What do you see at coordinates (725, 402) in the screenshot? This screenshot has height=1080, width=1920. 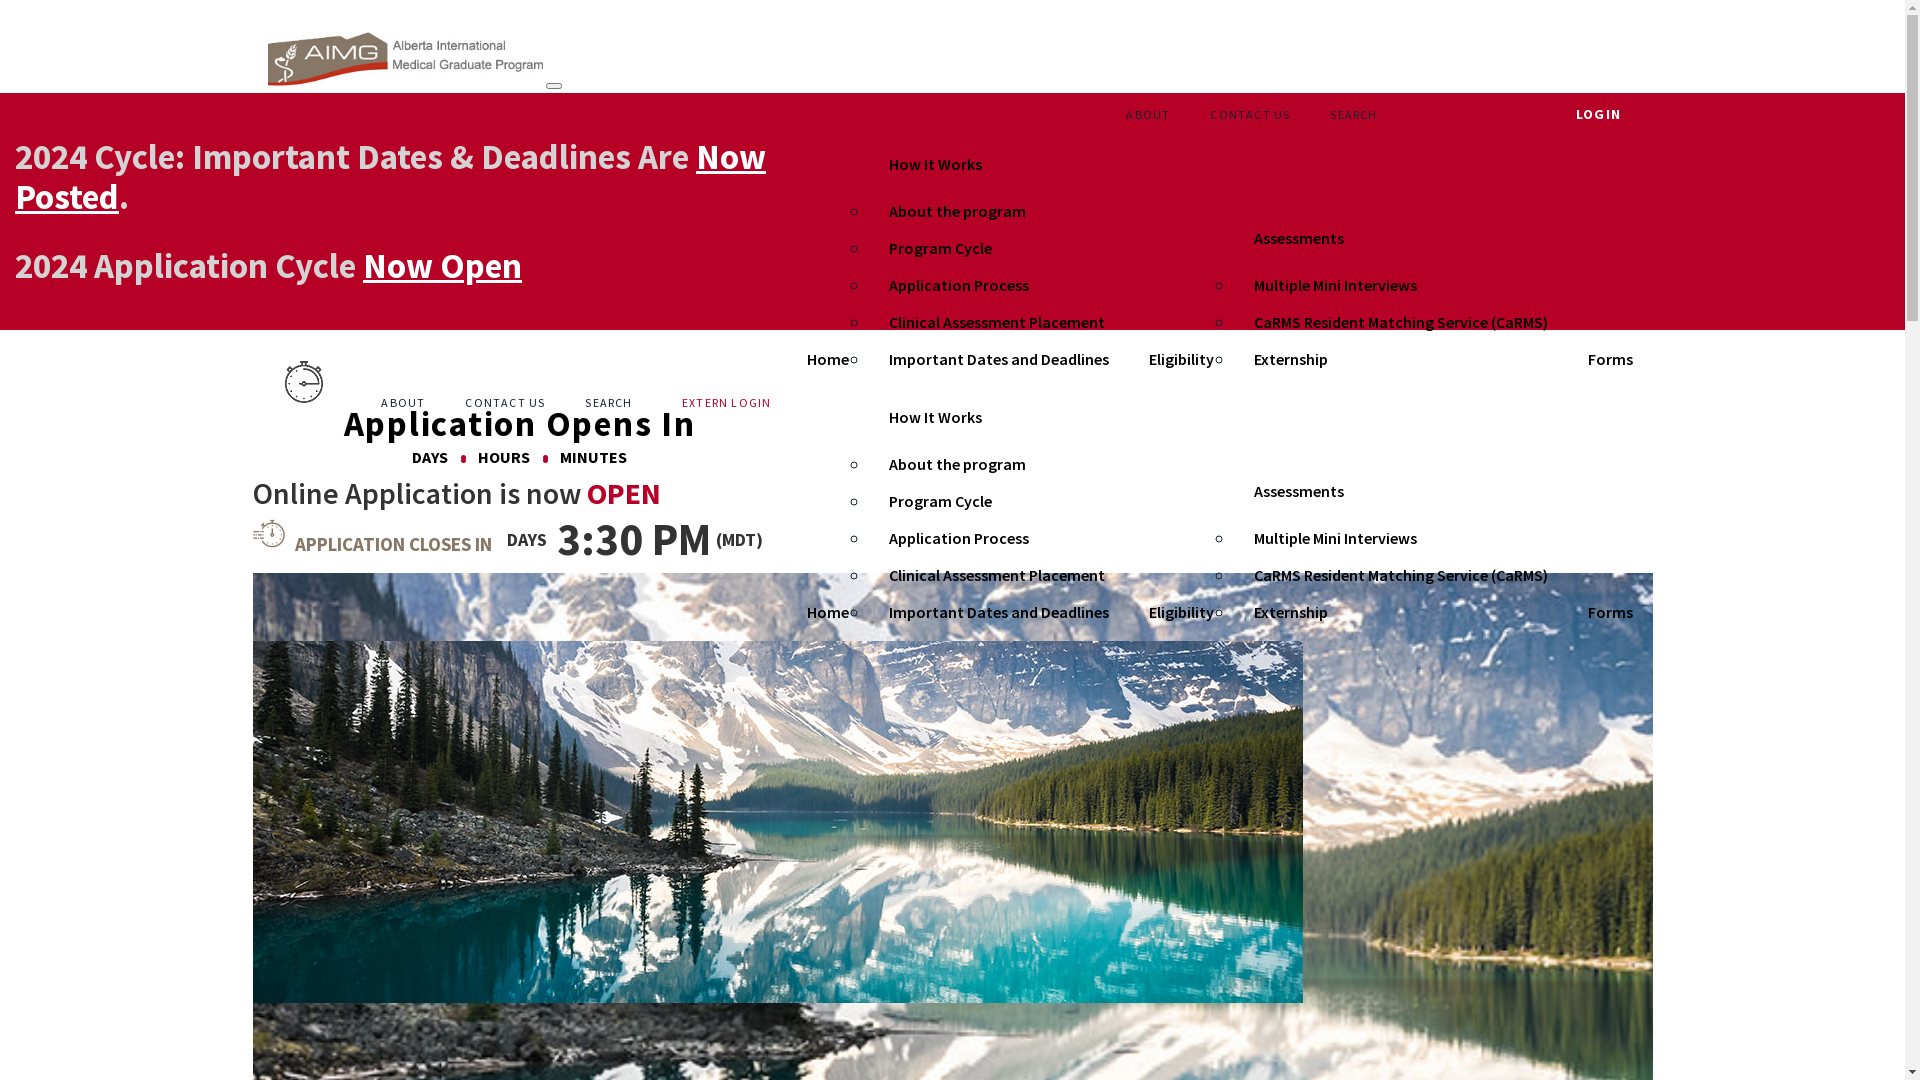 I see `'EXTERN LOGIN'` at bounding box center [725, 402].